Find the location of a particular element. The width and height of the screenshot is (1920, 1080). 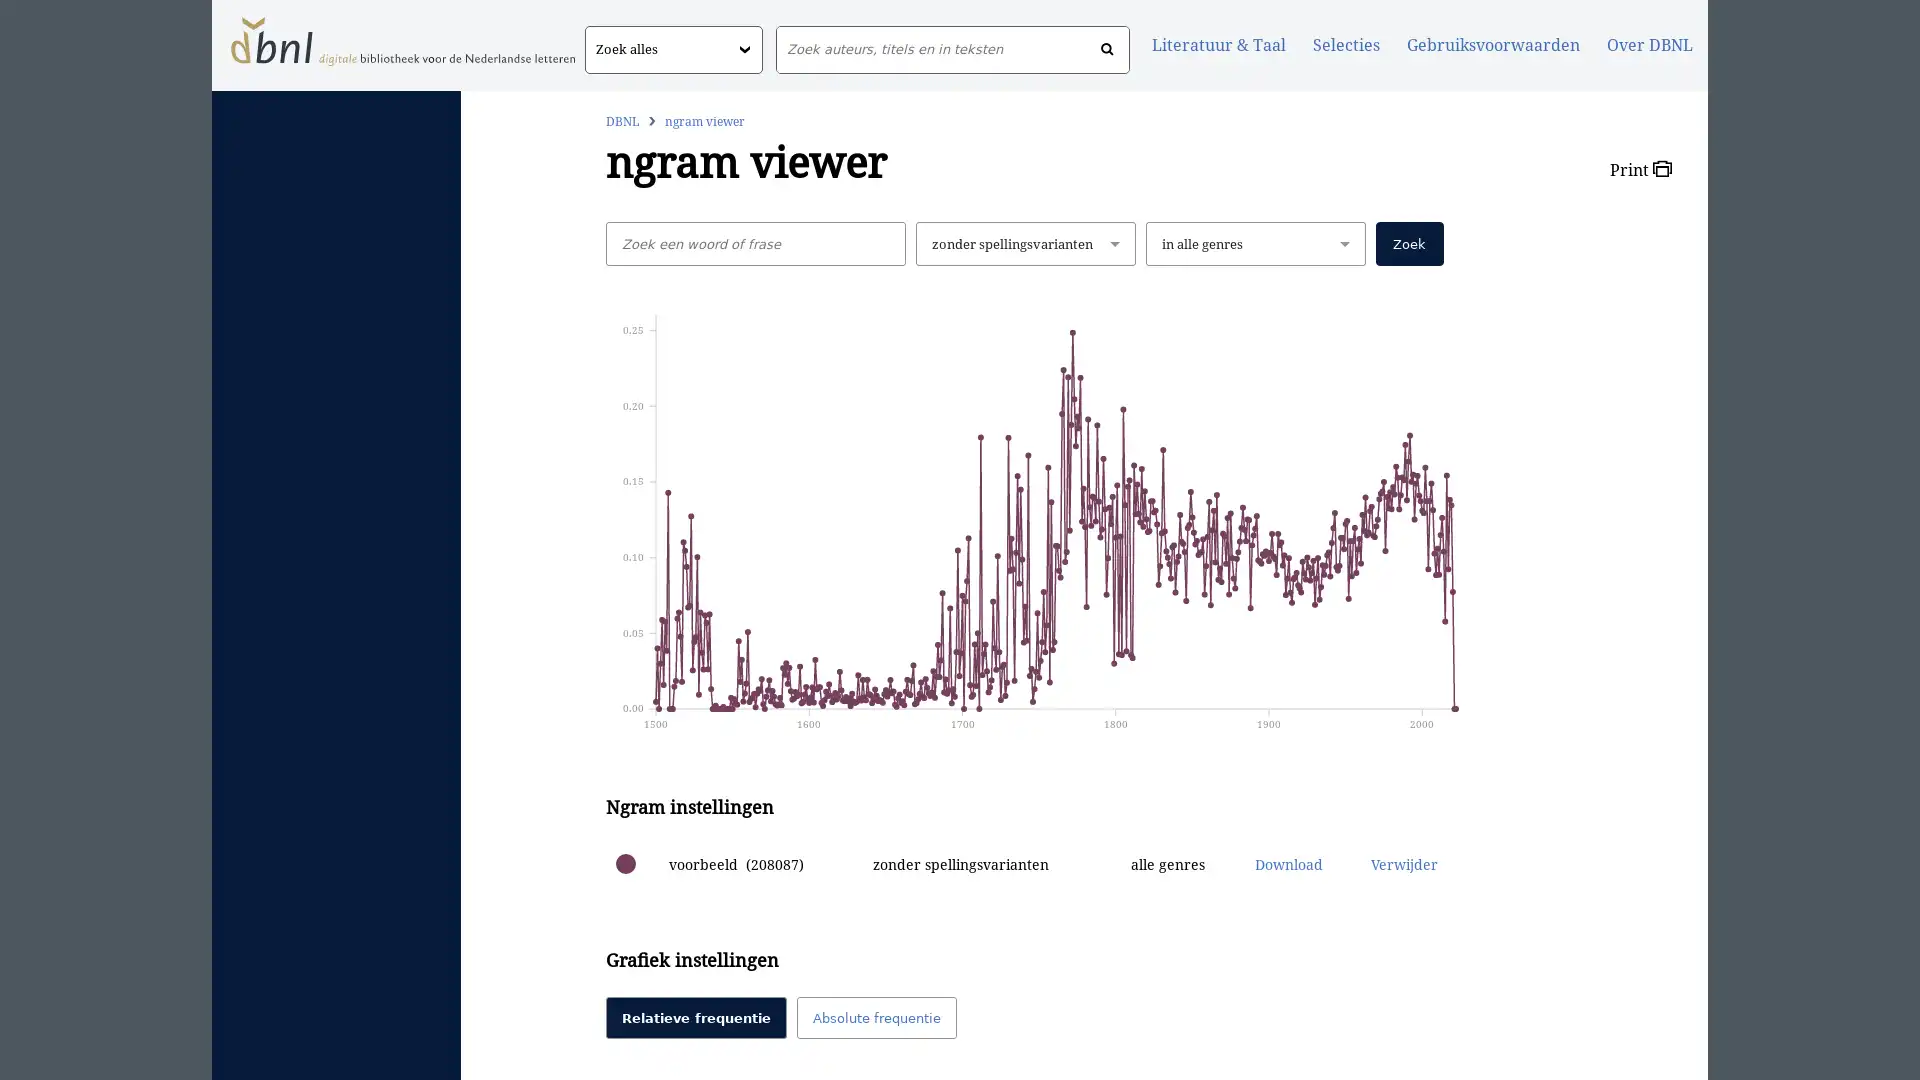

Zoek is located at coordinates (1408, 242).